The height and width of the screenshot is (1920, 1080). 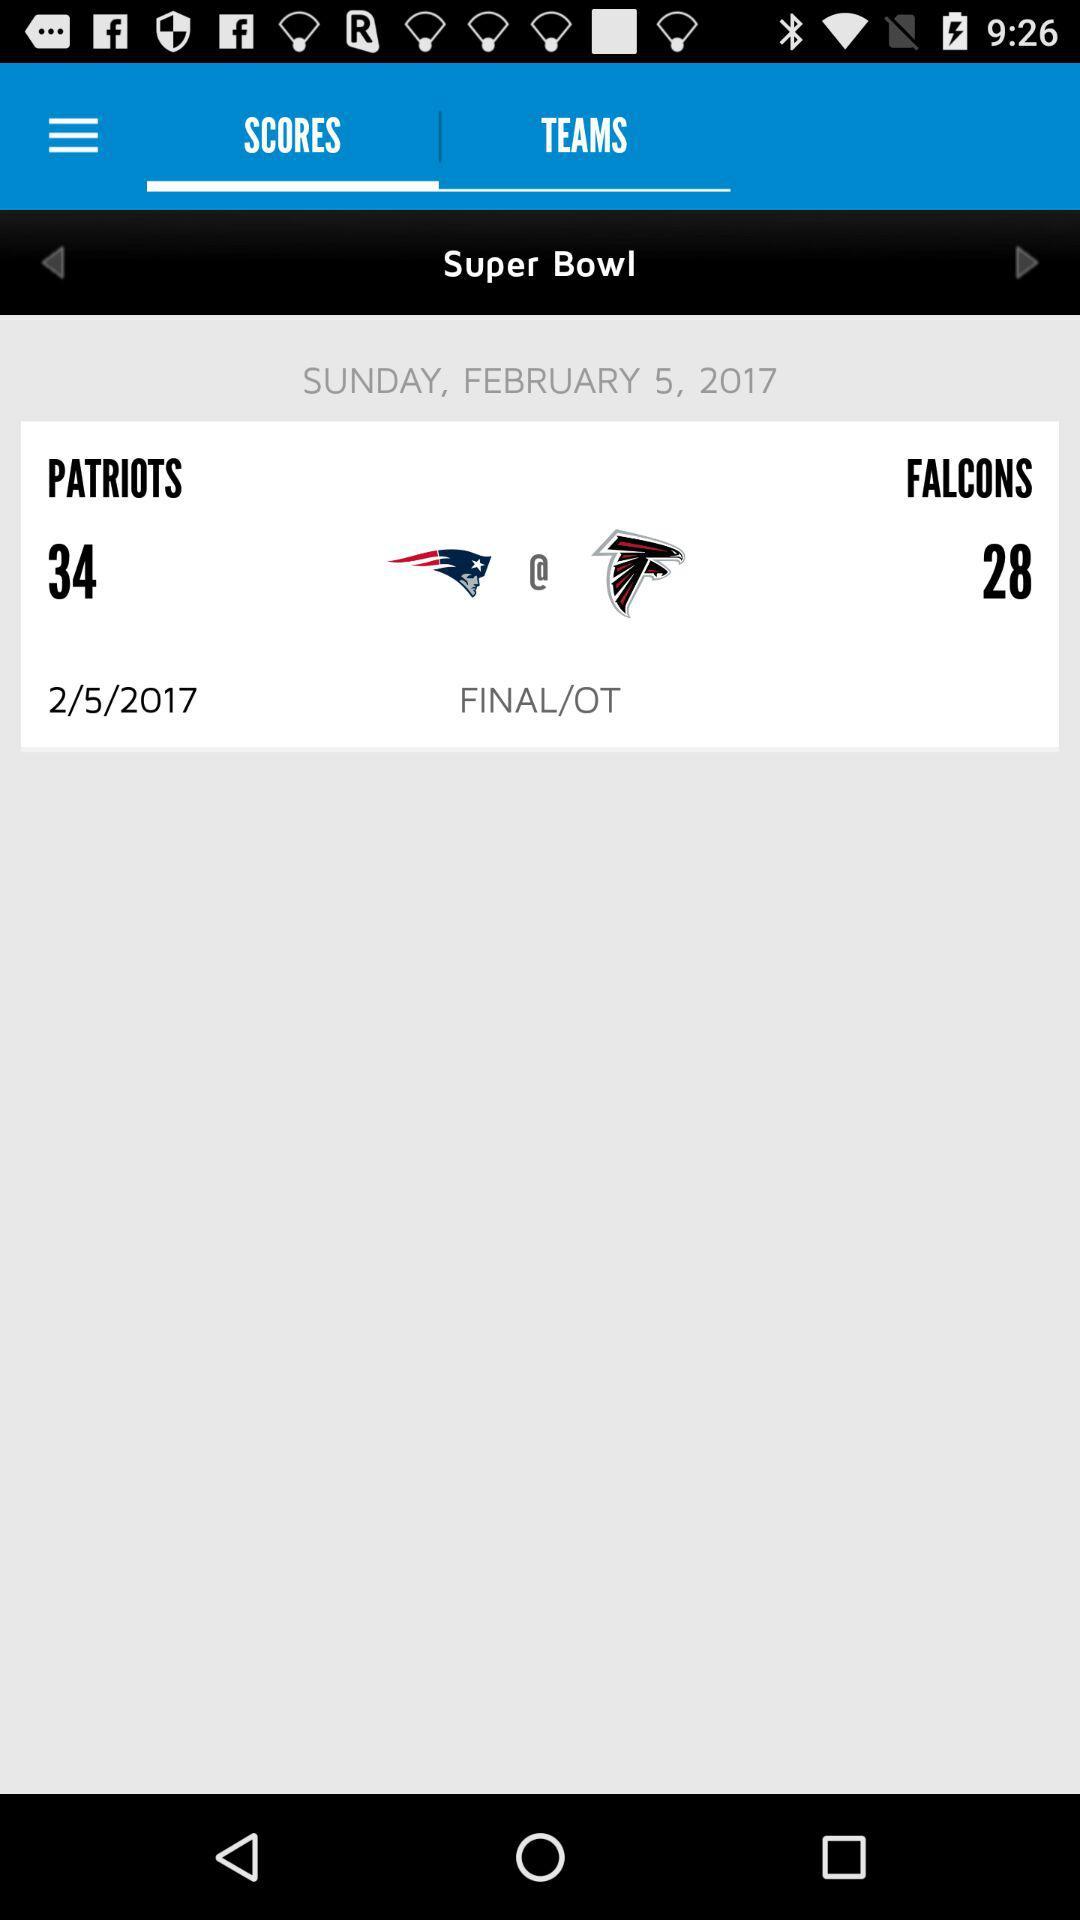 What do you see at coordinates (51, 261) in the screenshot?
I see `go back` at bounding box center [51, 261].